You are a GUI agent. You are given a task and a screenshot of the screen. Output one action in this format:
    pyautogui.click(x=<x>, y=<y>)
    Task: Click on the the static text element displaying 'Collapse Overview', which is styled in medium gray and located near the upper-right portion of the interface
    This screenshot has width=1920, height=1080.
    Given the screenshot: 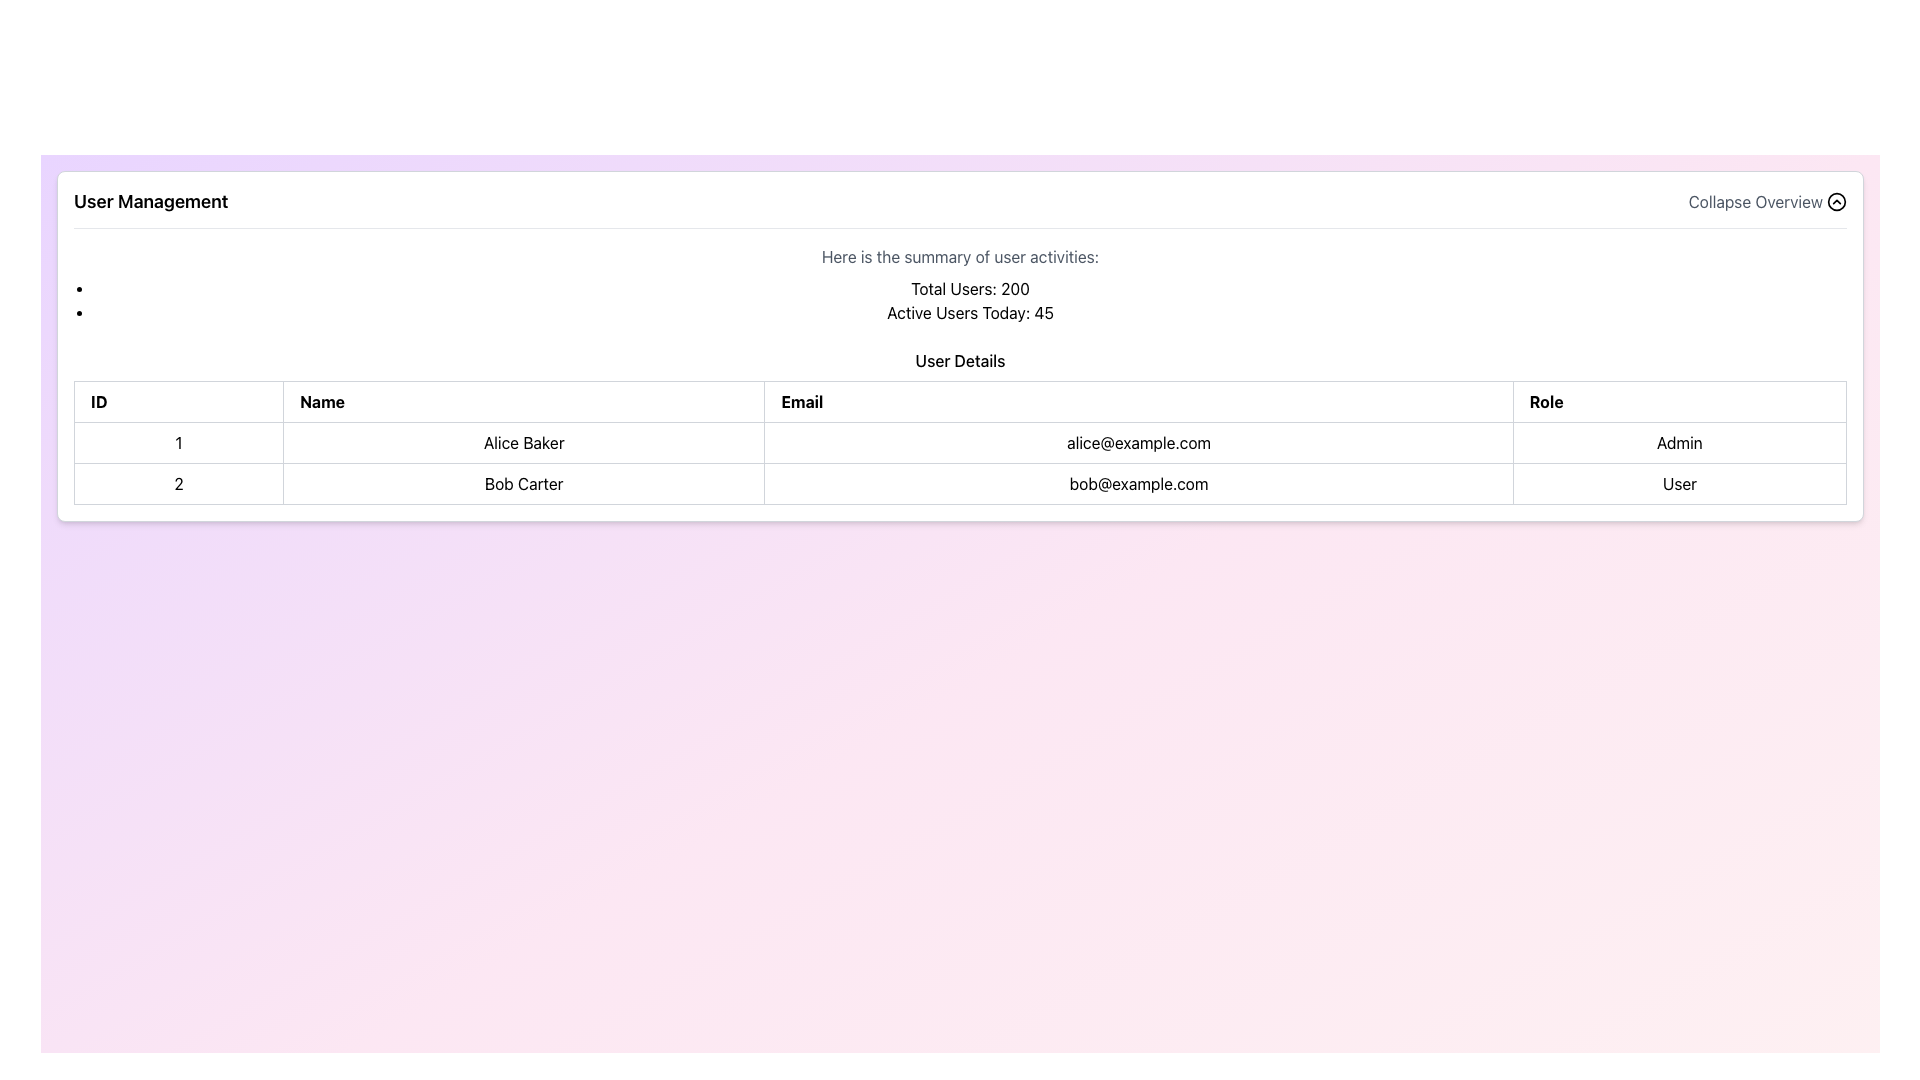 What is the action you would take?
    pyautogui.click(x=1754, y=201)
    